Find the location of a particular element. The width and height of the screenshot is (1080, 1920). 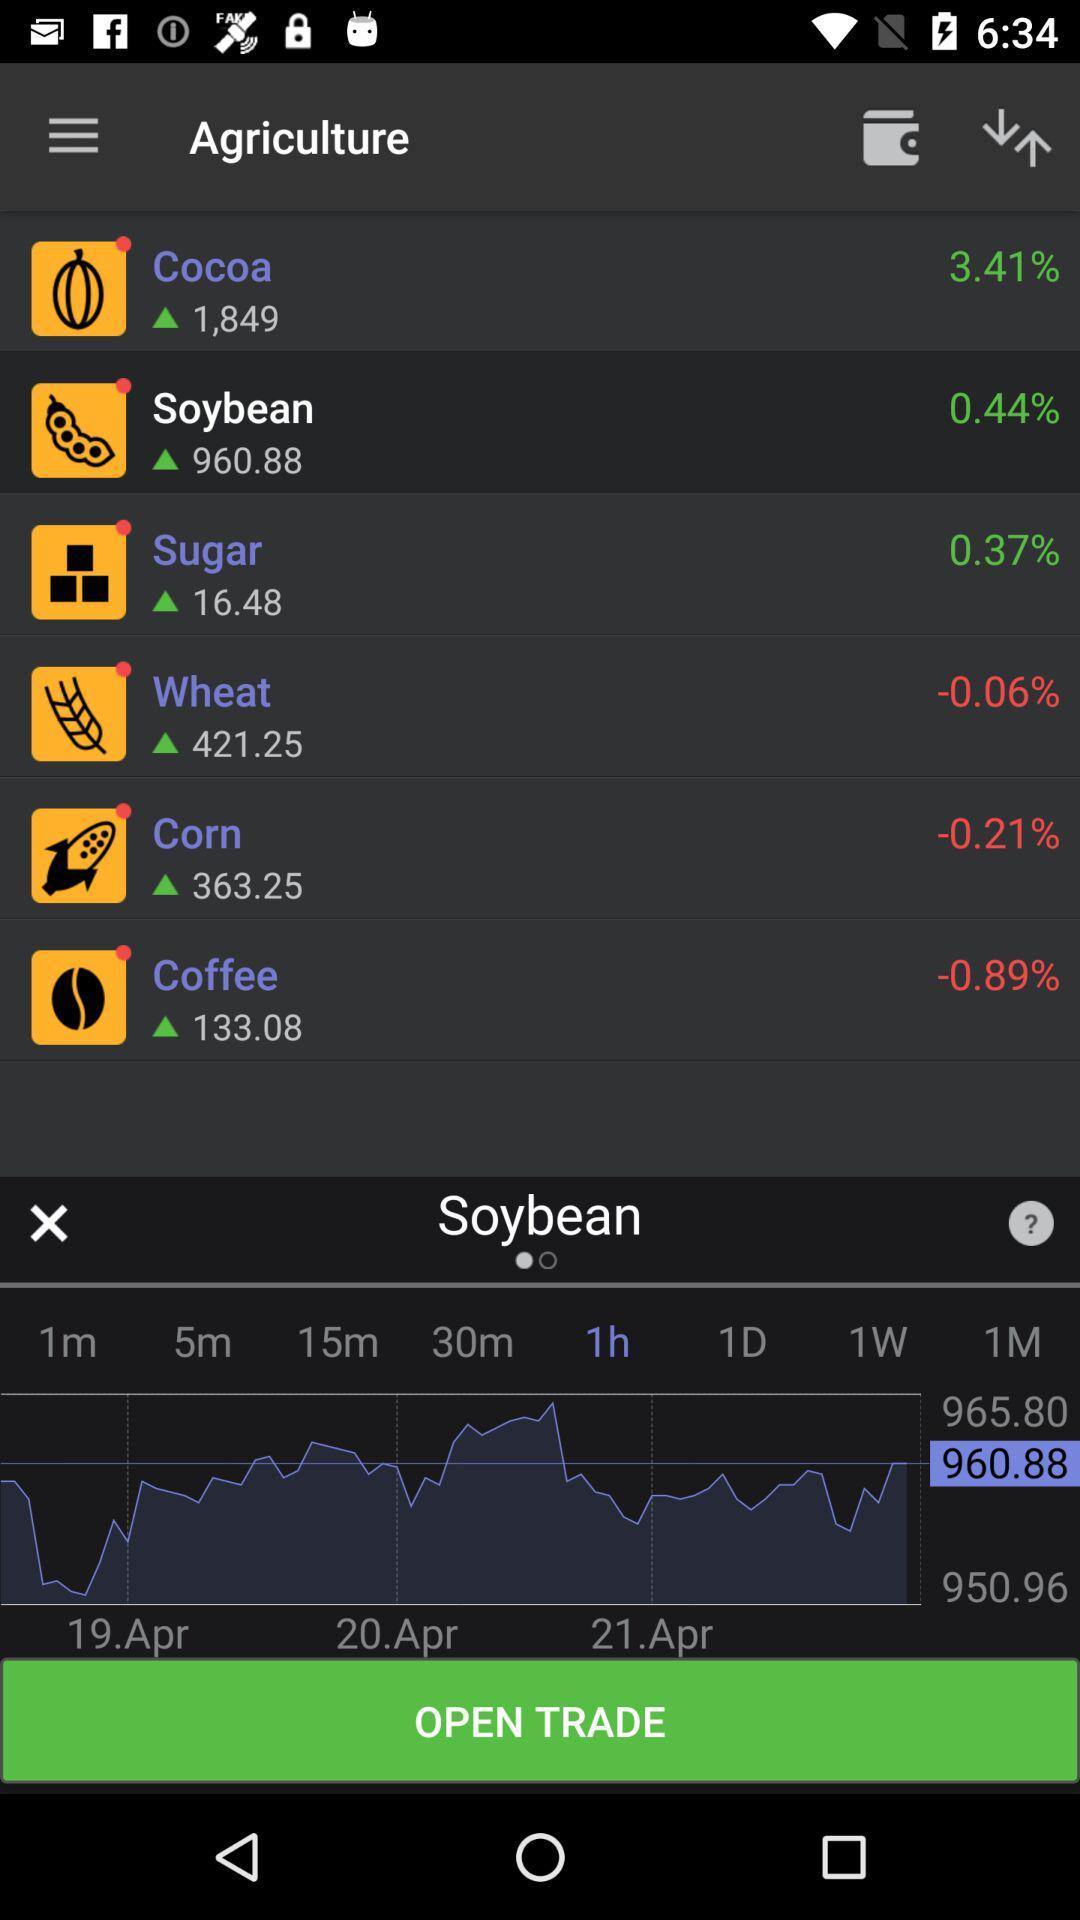

the close icon is located at coordinates (47, 1222).